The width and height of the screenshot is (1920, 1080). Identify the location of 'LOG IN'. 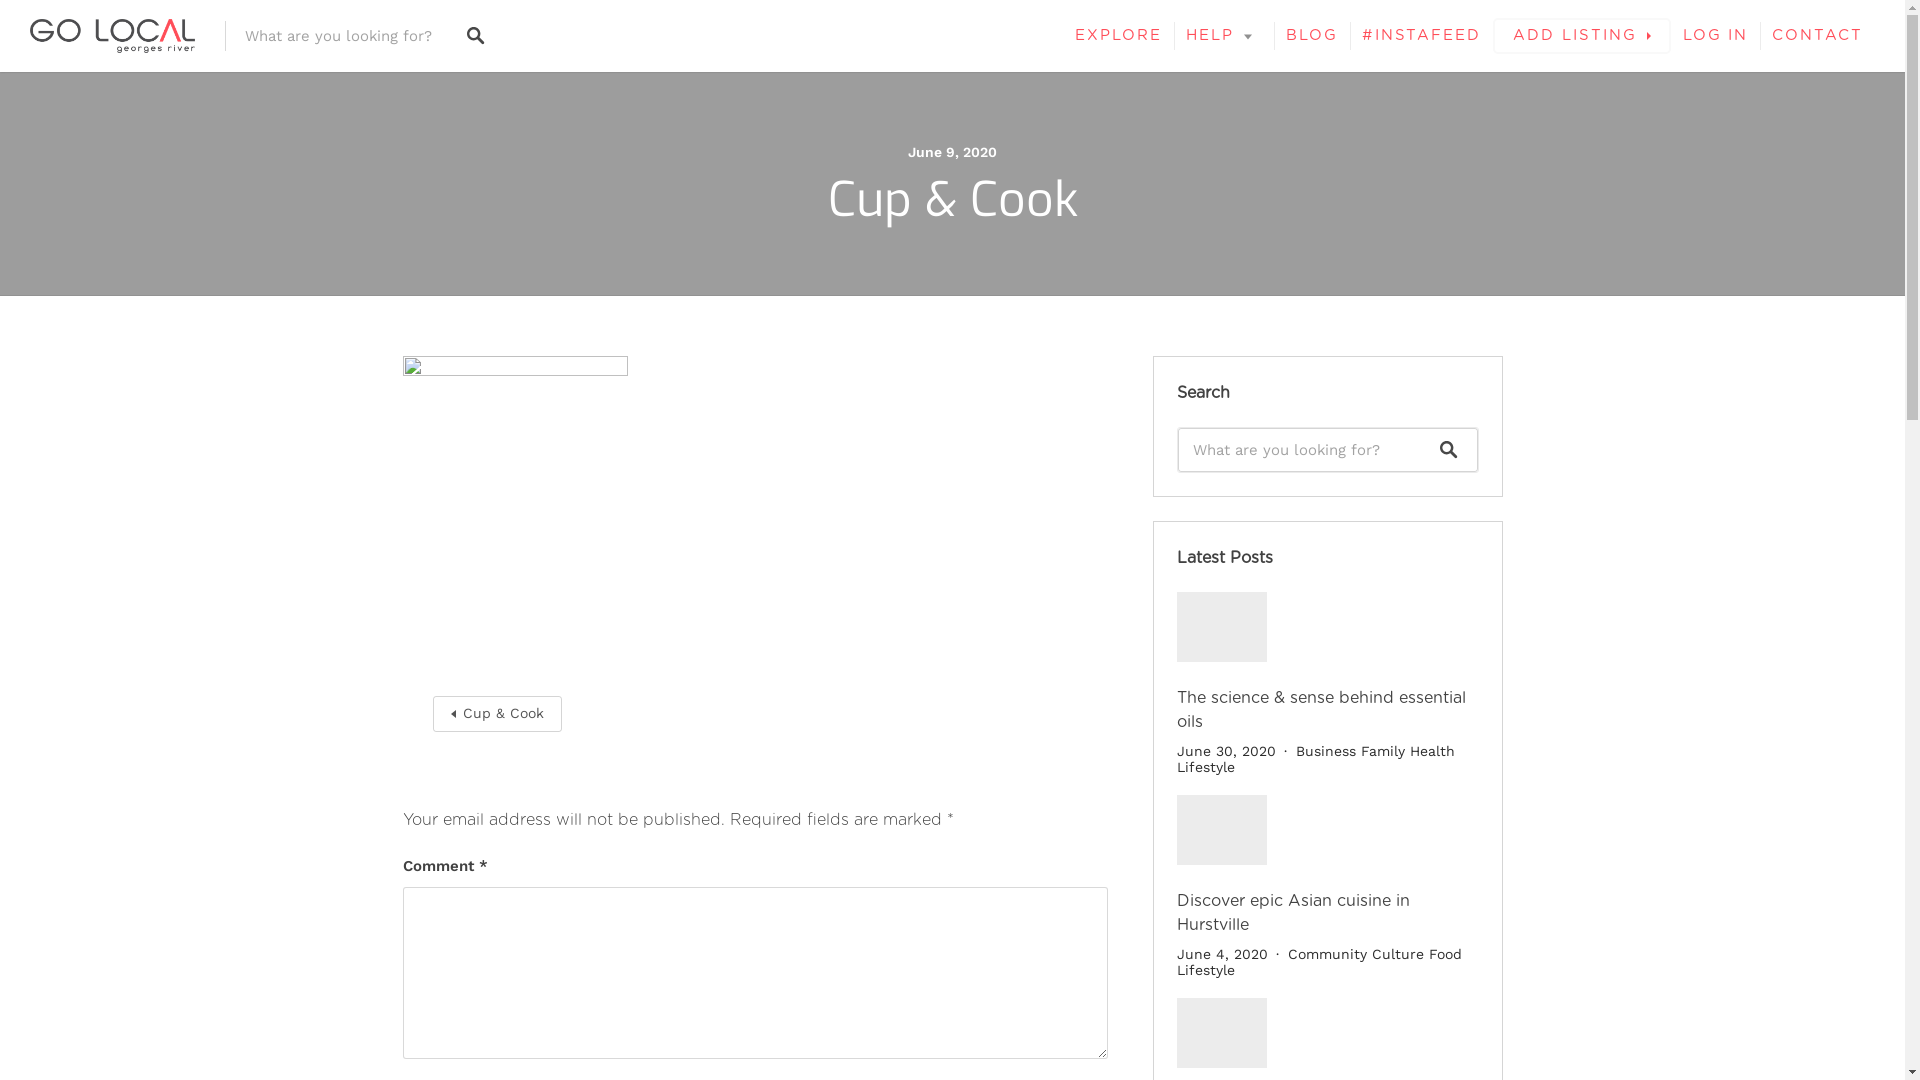
(1715, 36).